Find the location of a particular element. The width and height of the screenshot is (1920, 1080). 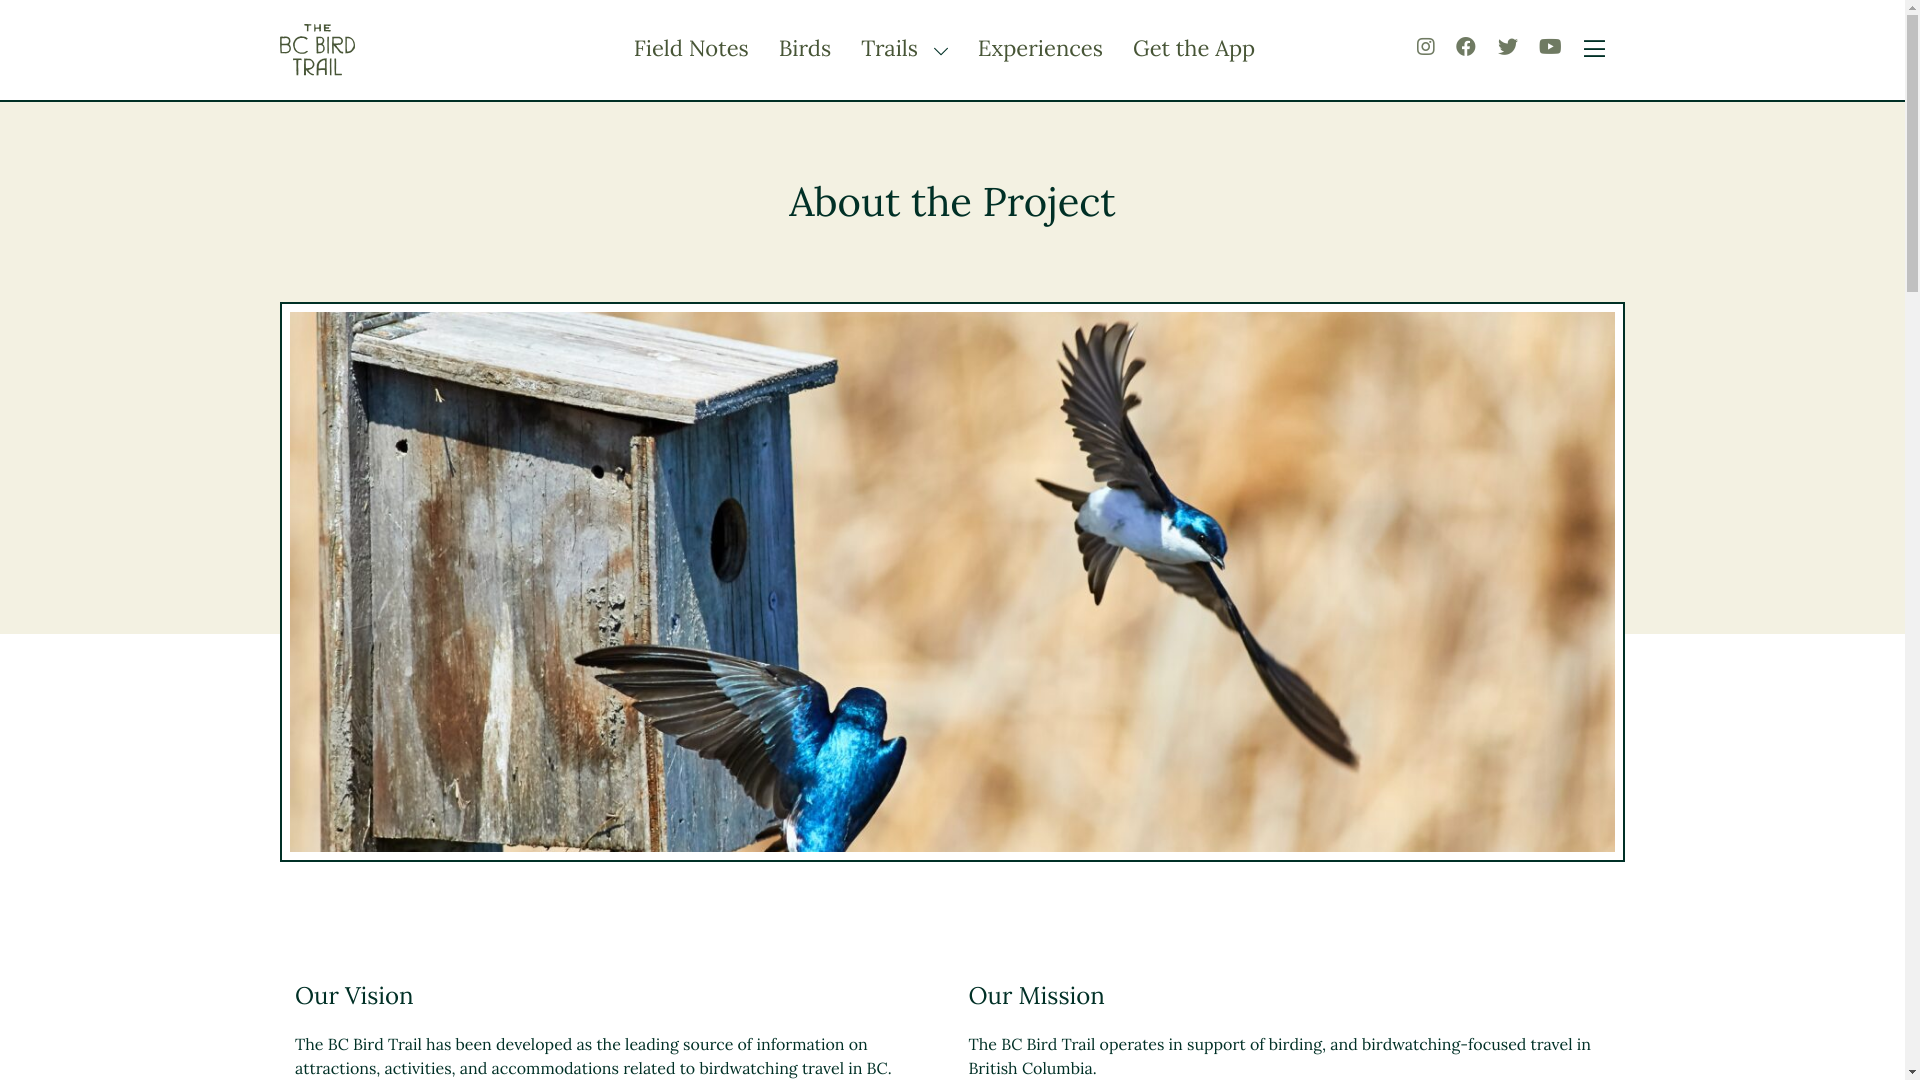

'BC Bird Trail Facebook Account' is located at coordinates (1455, 46).